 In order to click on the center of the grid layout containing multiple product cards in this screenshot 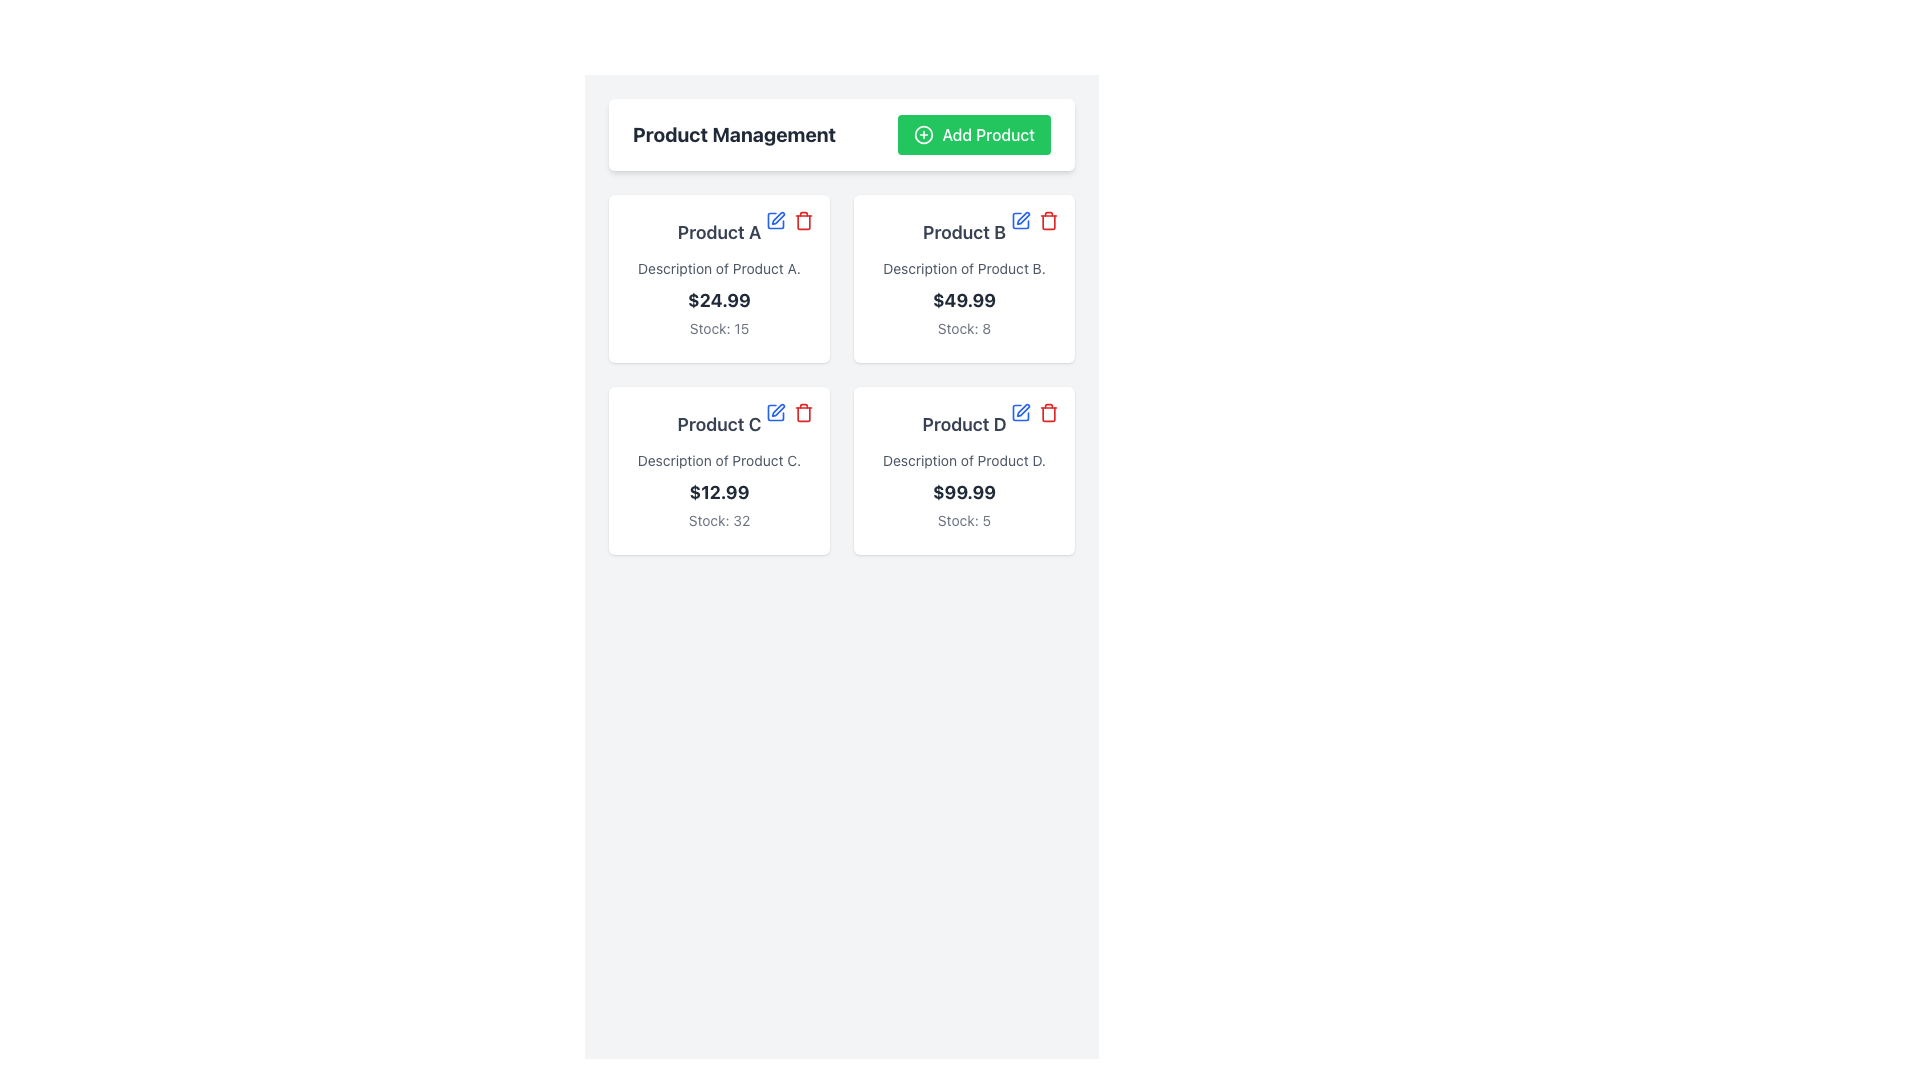, I will do `click(841, 374)`.